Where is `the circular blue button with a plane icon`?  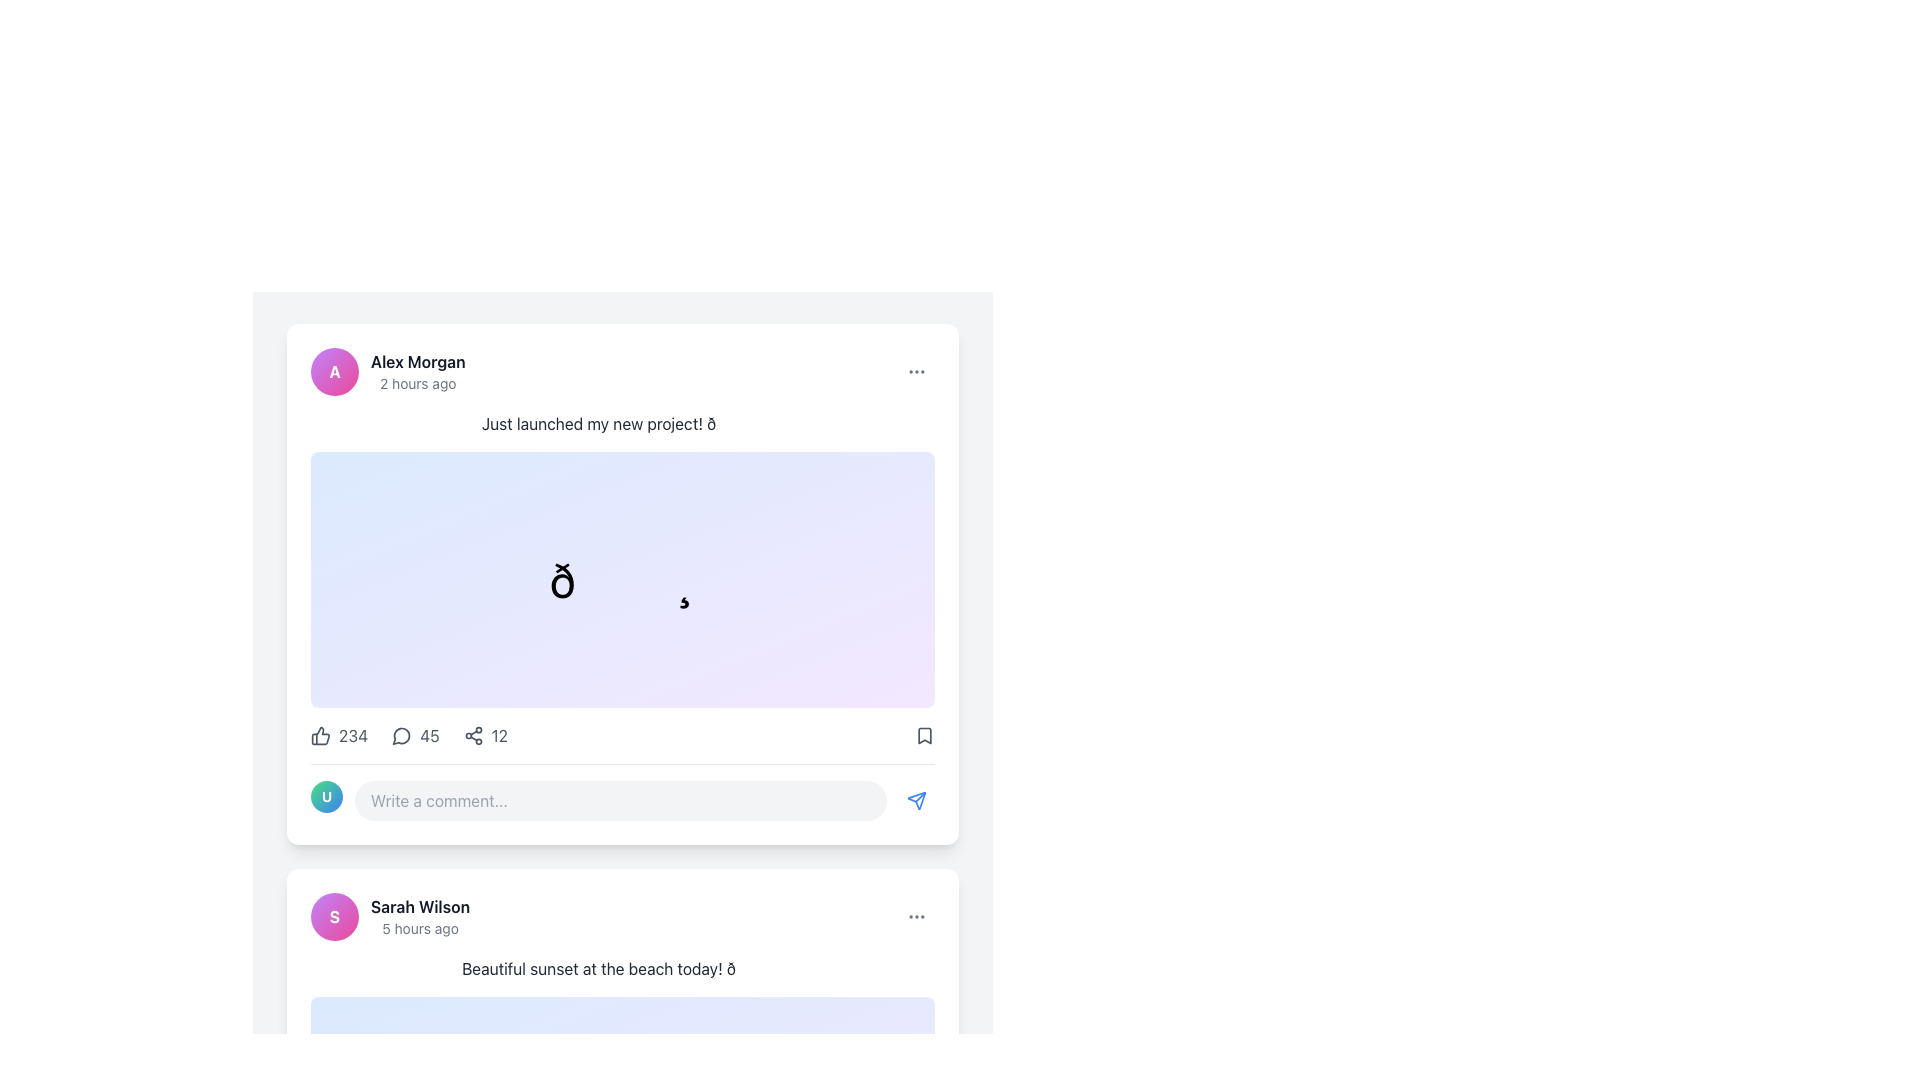 the circular blue button with a plane icon is located at coordinates (915, 800).